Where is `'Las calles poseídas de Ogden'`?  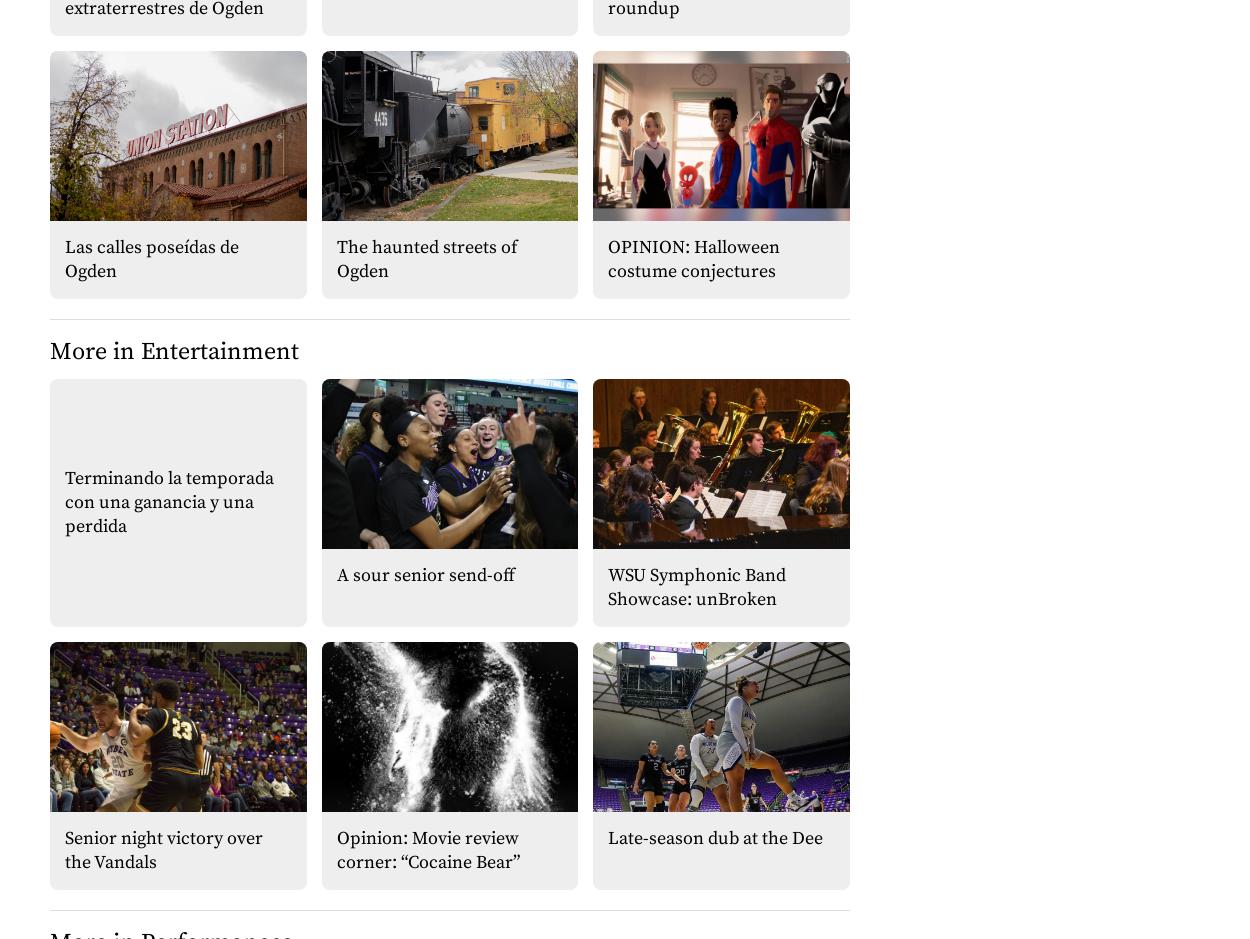
'Las calles poseídas de Ogden' is located at coordinates (152, 257).